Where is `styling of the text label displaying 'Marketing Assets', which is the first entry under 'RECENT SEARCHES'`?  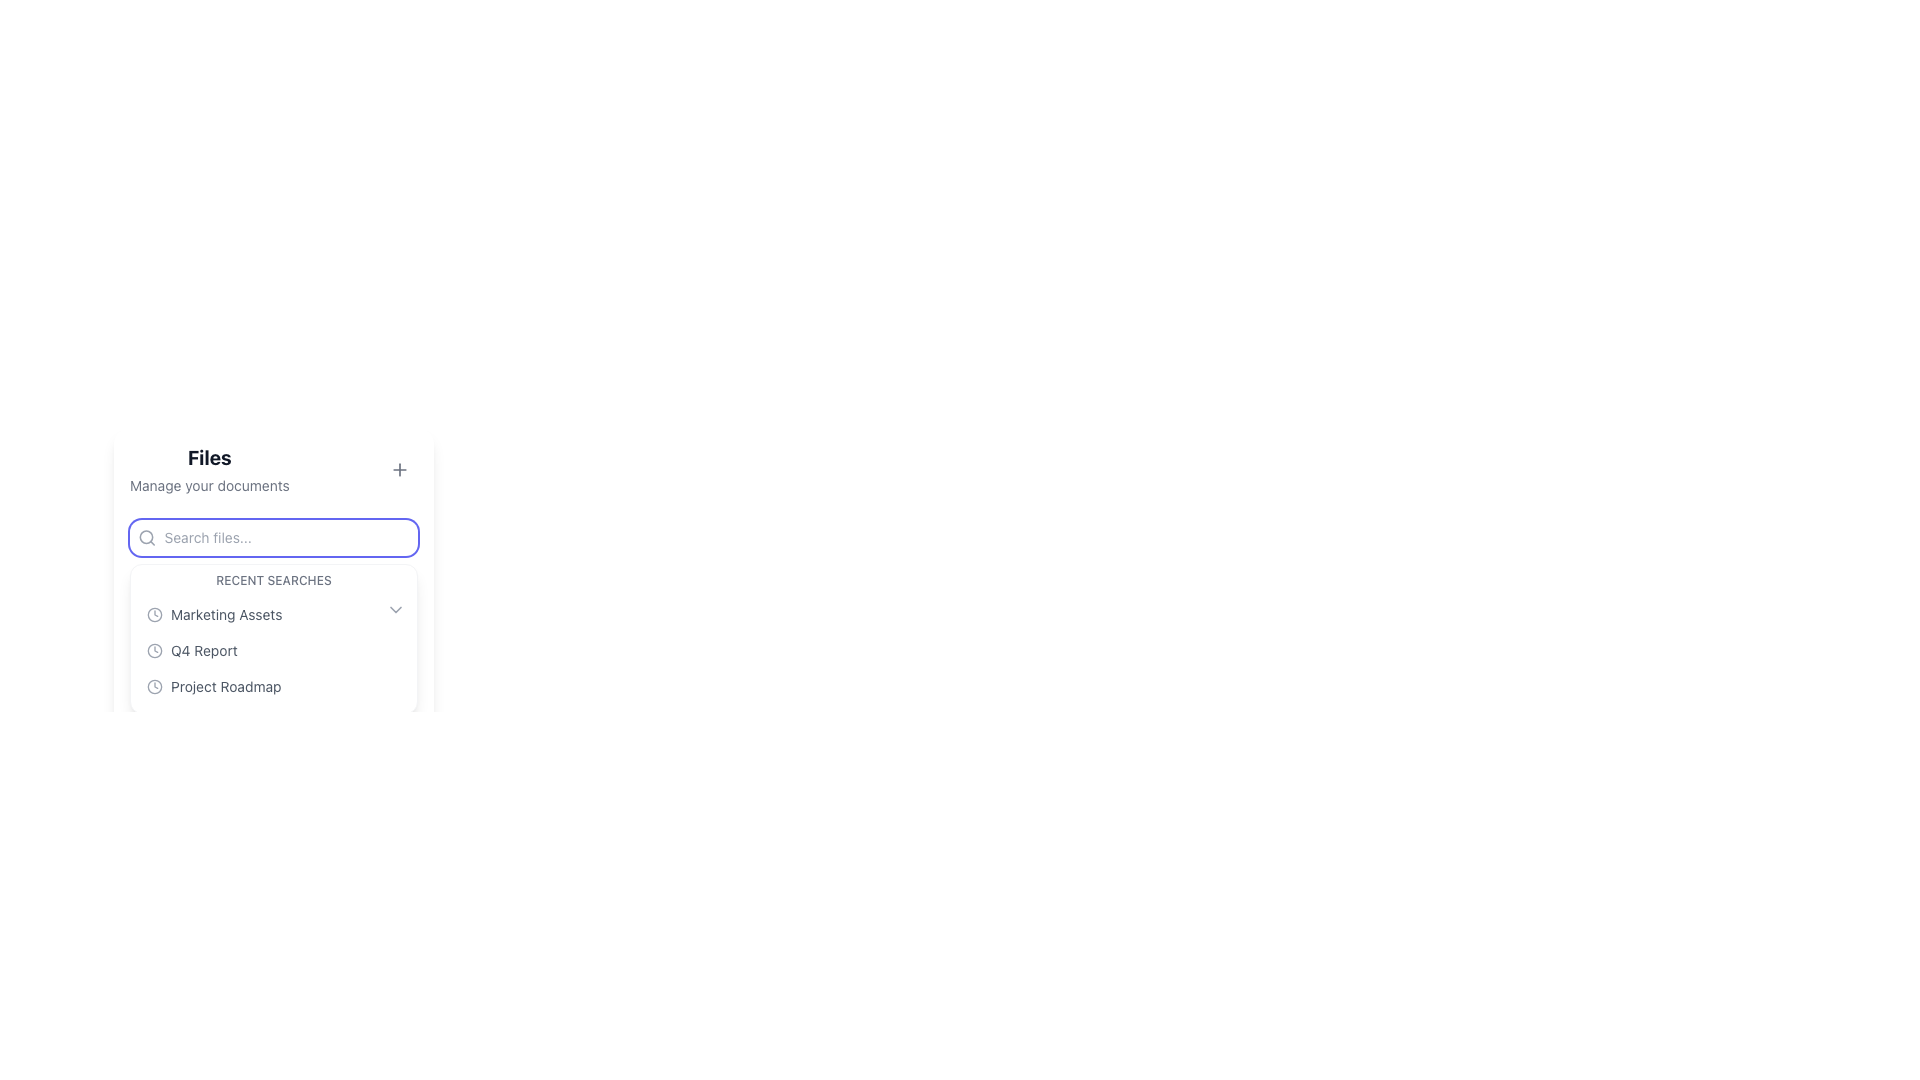
styling of the text label displaying 'Marketing Assets', which is the first entry under 'RECENT SEARCHES' is located at coordinates (226, 613).